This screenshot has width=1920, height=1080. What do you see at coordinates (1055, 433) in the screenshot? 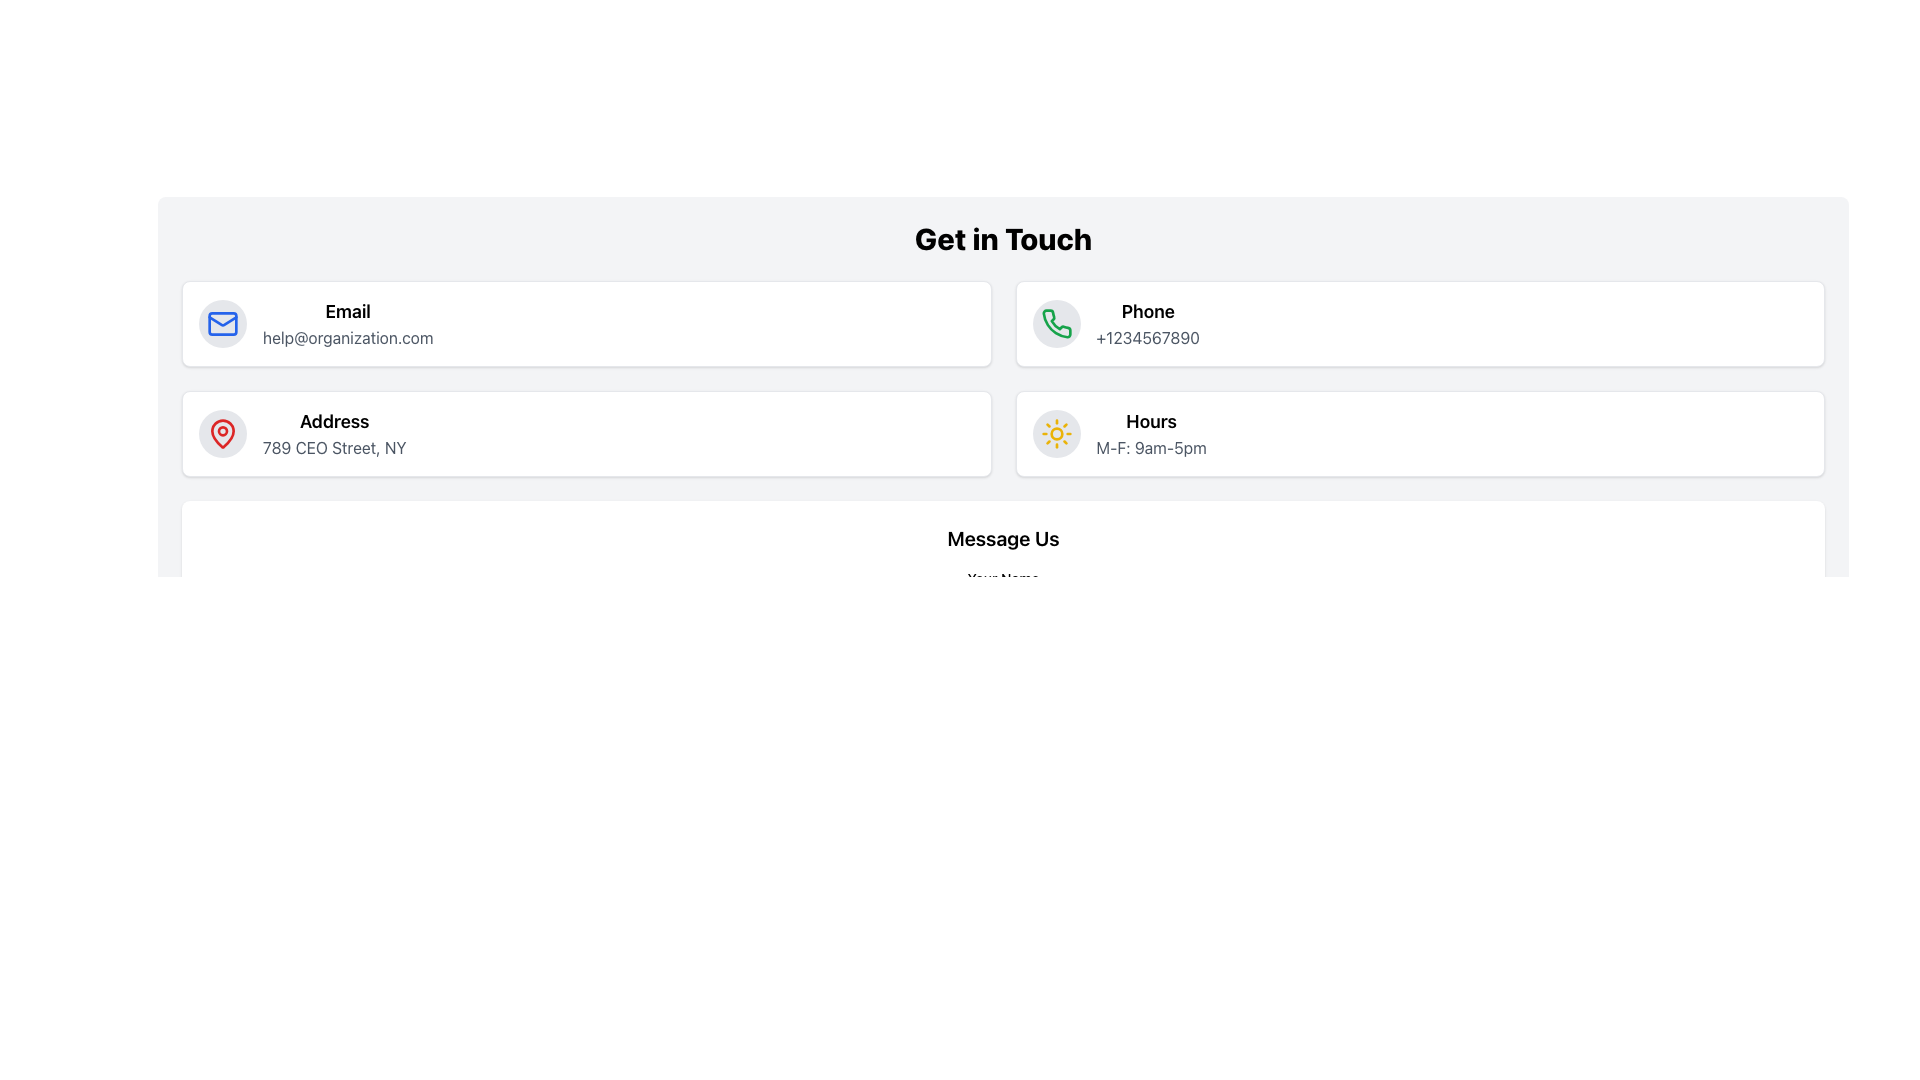
I see `the leftmost circular gray button with a yellow sun icon located in the 'Hours' box, near the text 'Hours M-F: 9am-5pm.'` at bounding box center [1055, 433].